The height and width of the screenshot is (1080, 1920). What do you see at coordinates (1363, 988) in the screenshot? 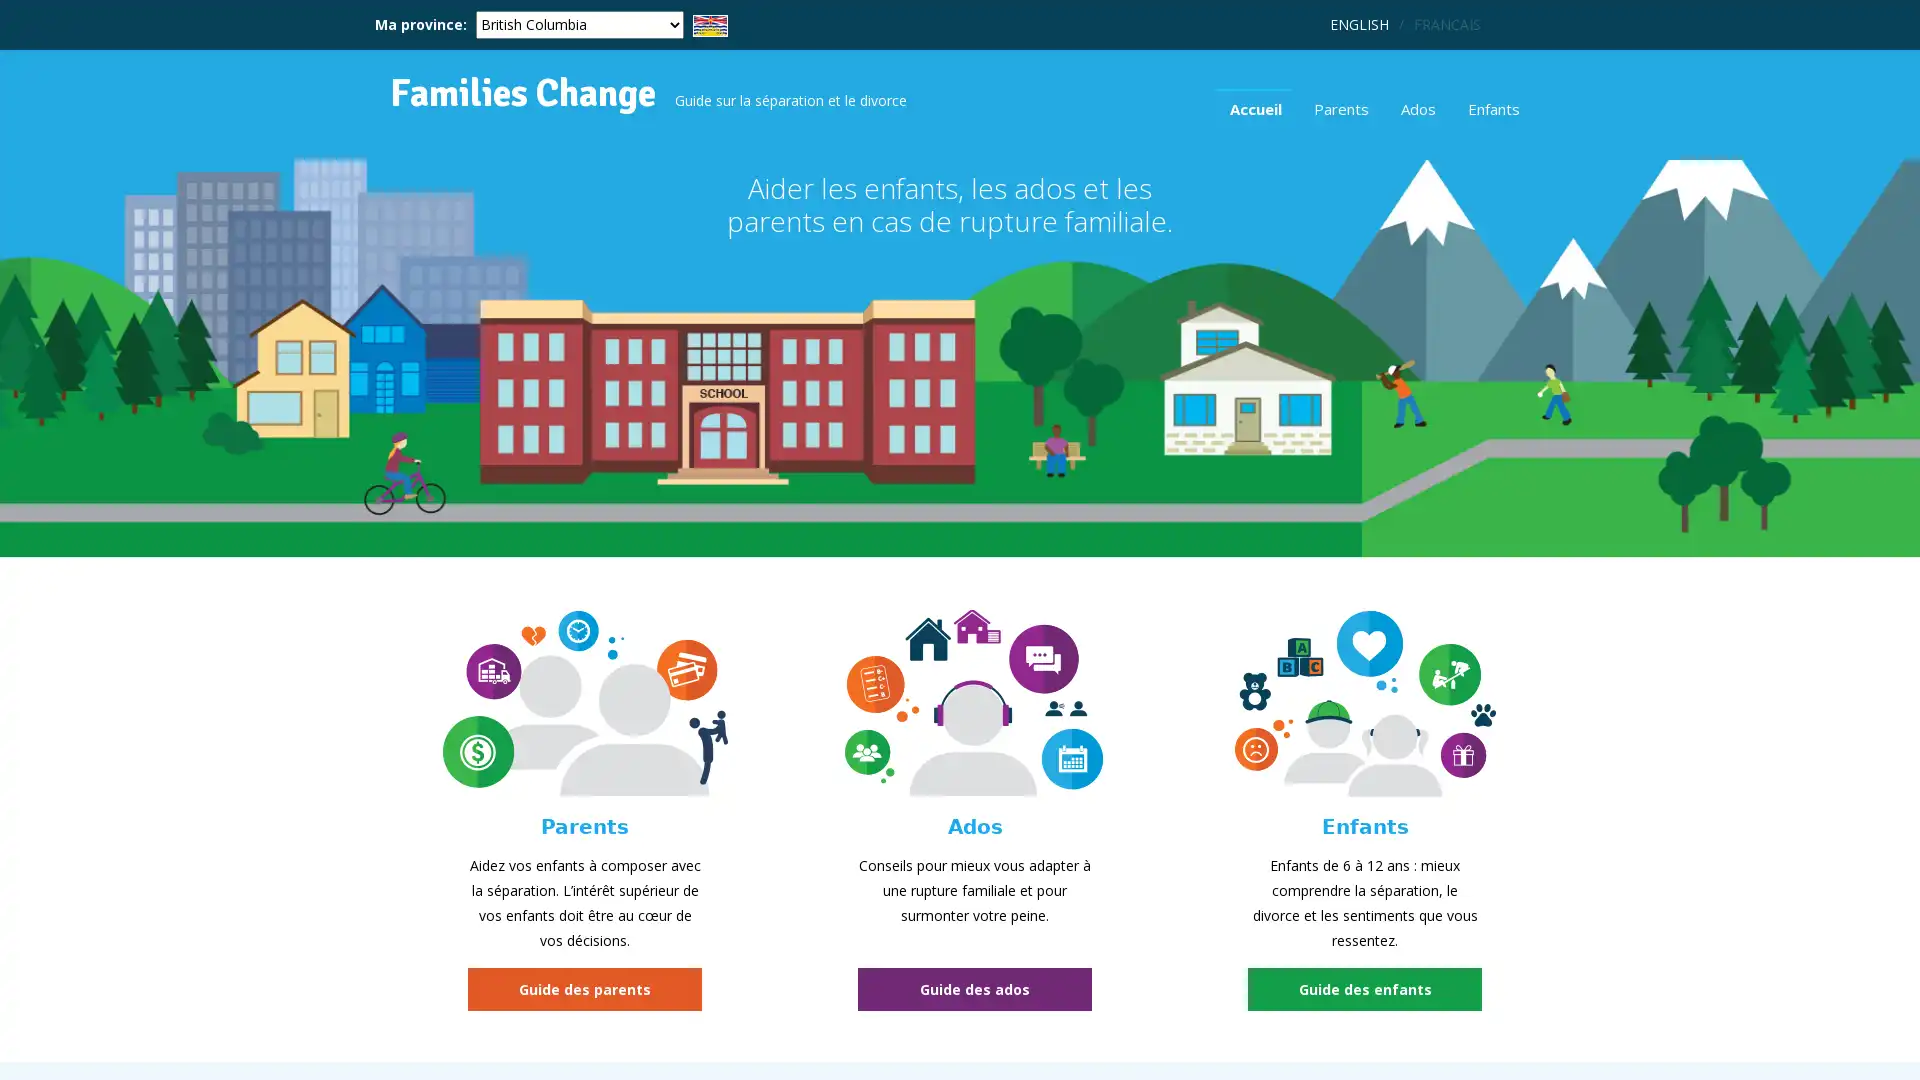
I see `Guide des enfants` at bounding box center [1363, 988].